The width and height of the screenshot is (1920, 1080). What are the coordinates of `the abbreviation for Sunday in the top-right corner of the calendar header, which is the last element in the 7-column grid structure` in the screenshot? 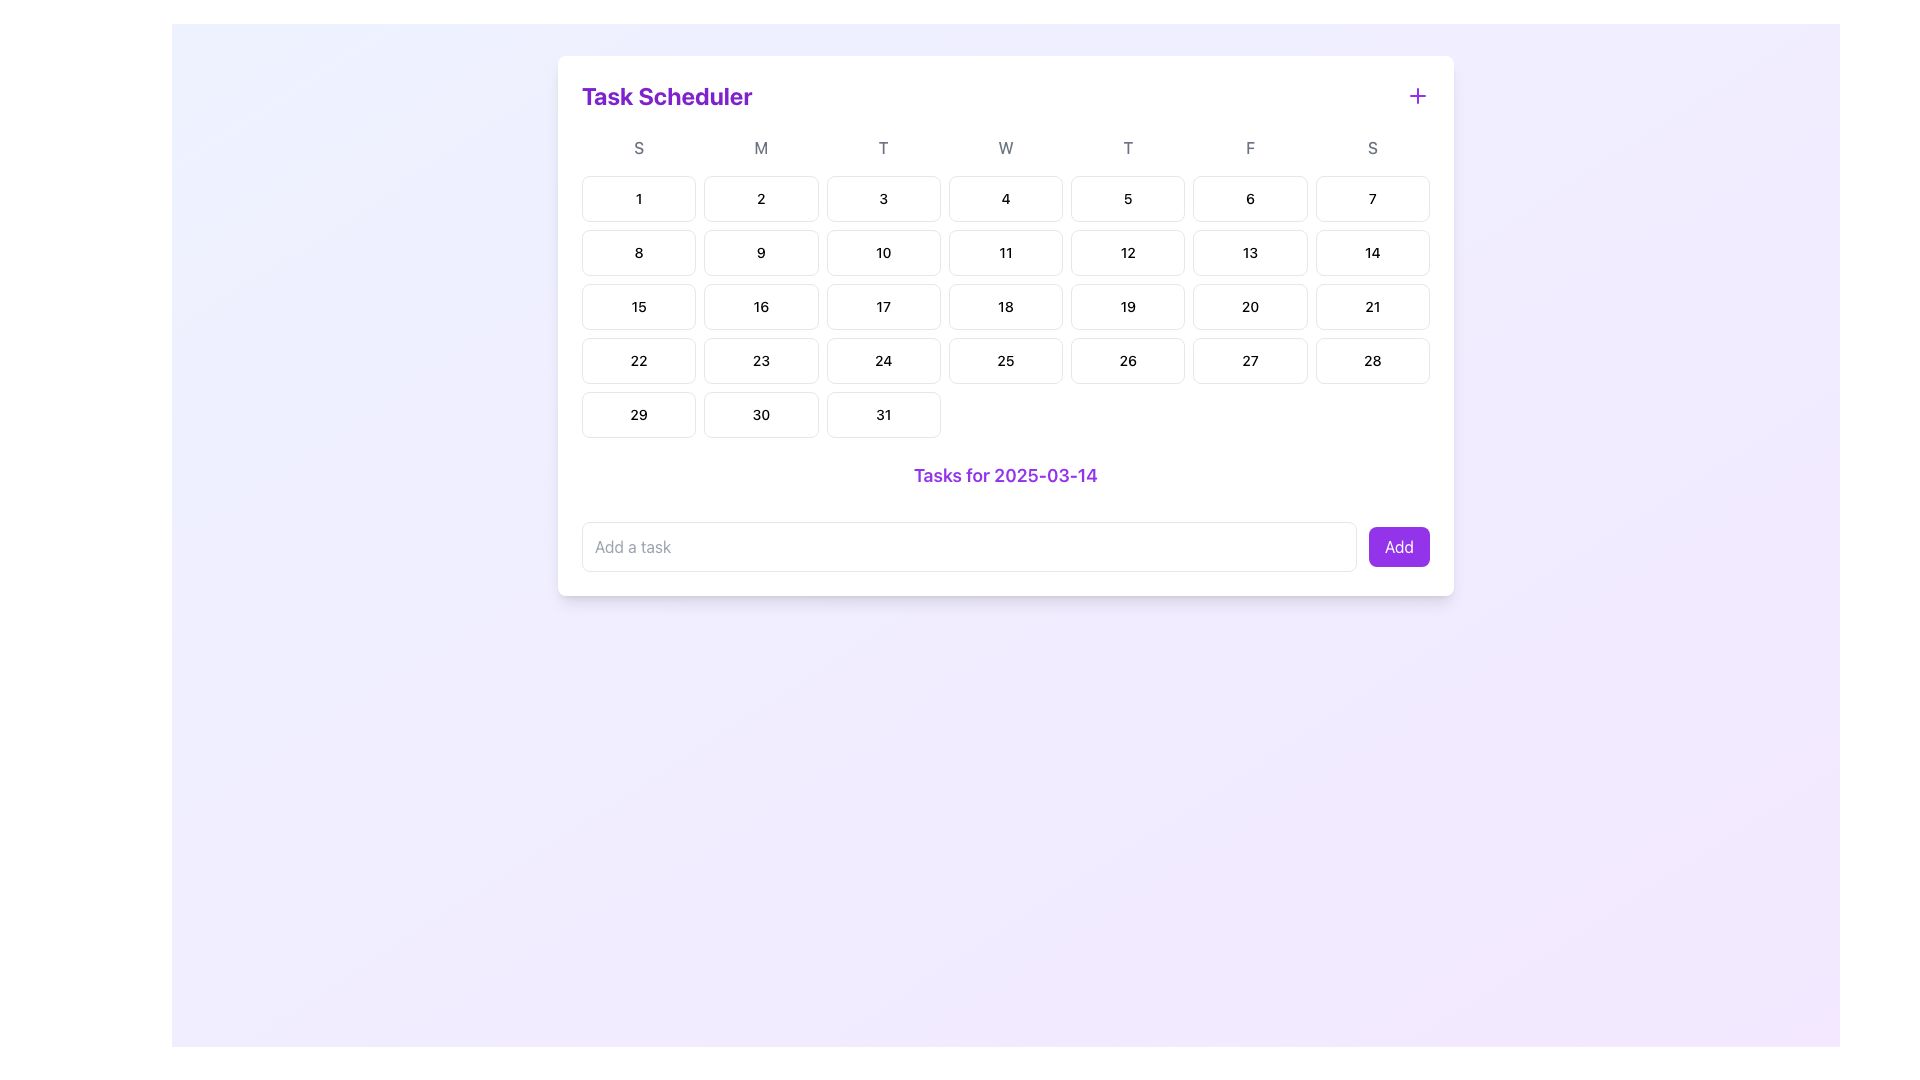 It's located at (1371, 146).